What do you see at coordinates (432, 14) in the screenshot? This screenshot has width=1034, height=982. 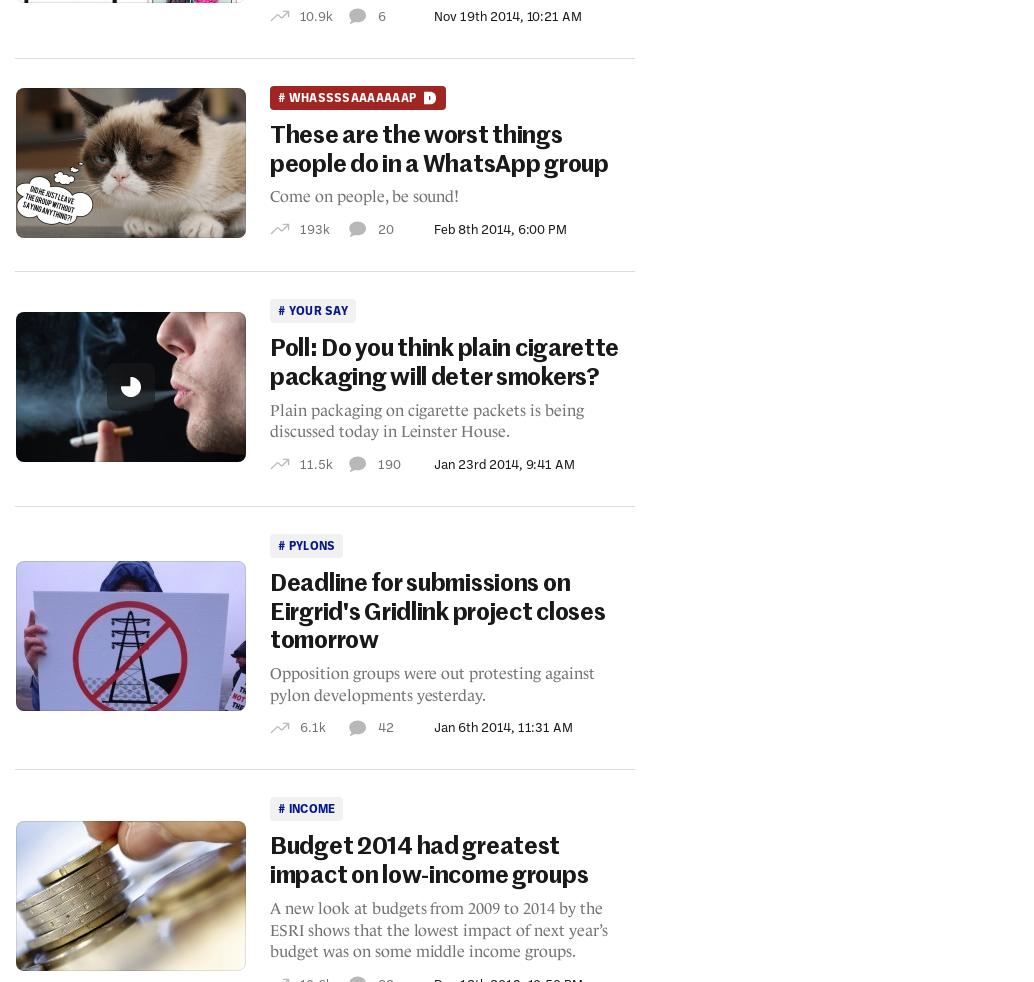 I see `'Nov 19th 2014, 10:21 AM'` at bounding box center [432, 14].